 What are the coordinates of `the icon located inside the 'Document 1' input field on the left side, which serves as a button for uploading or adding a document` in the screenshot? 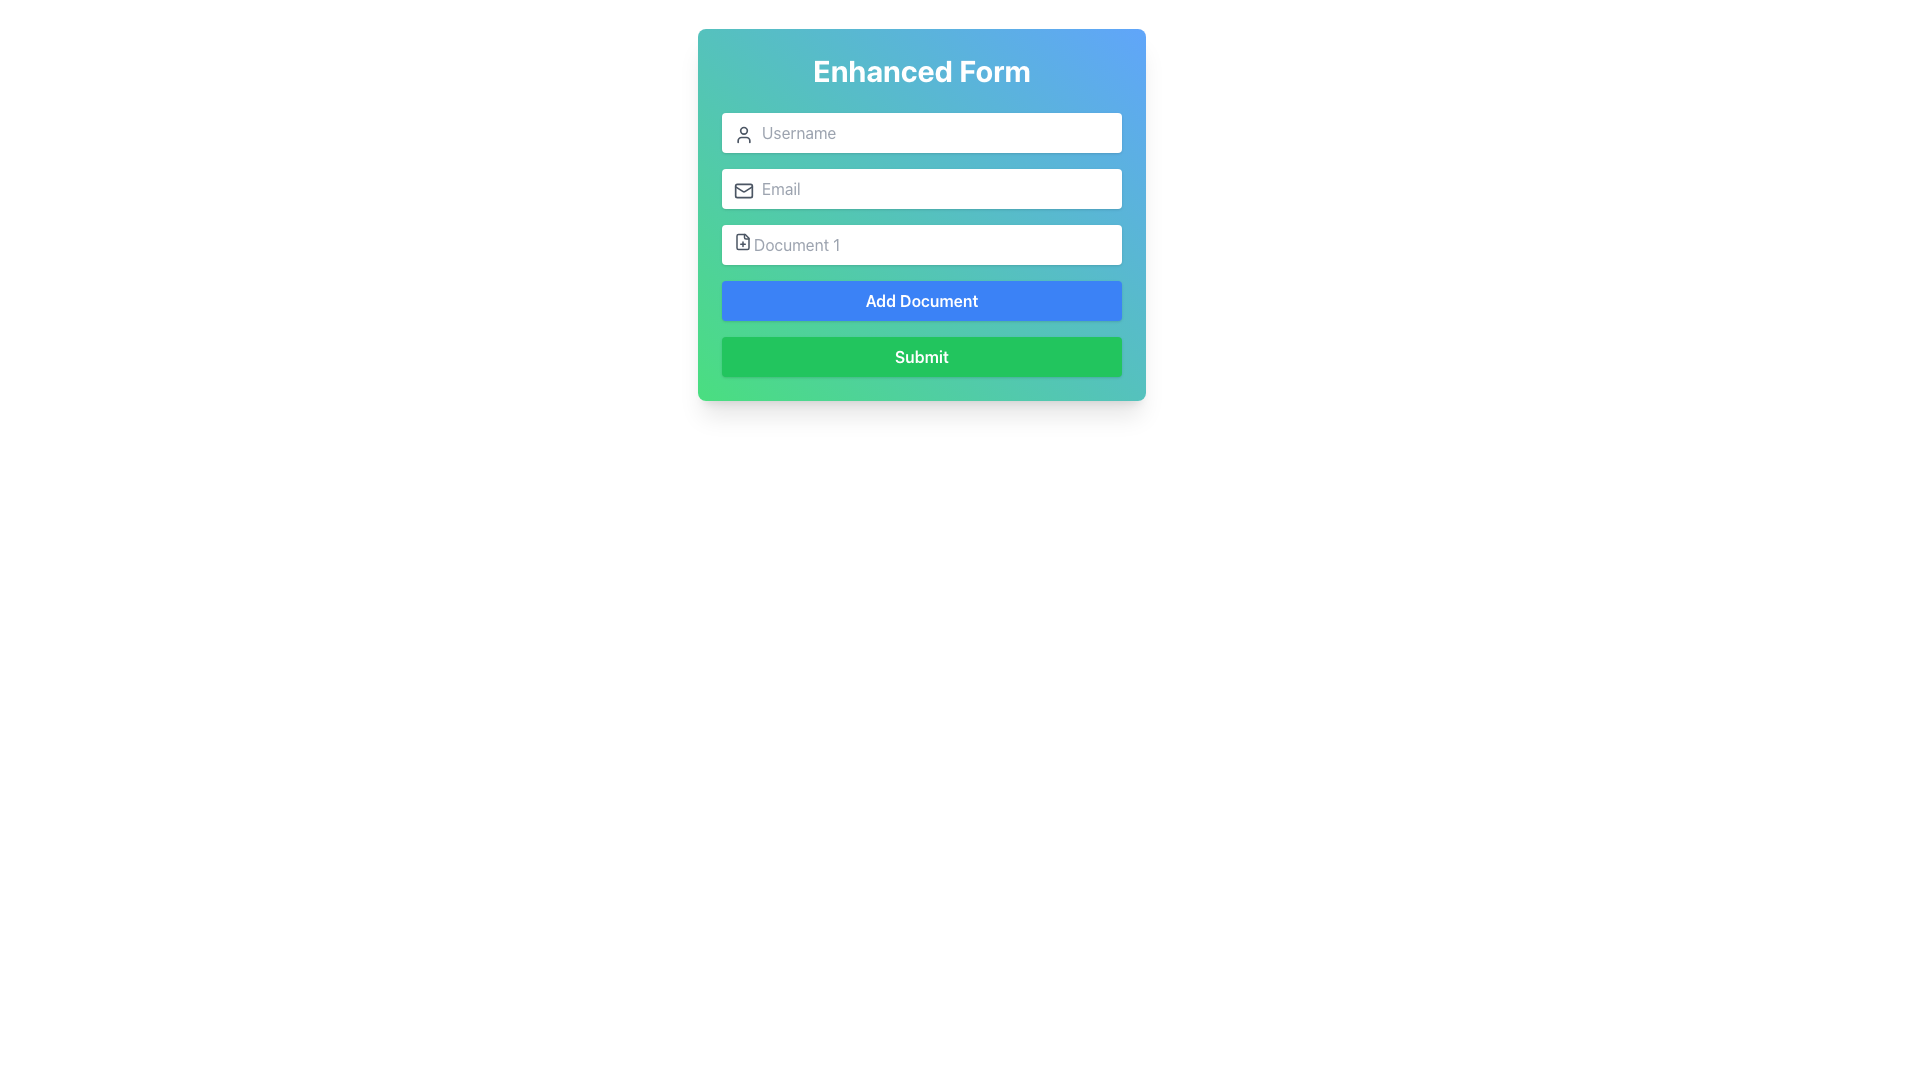 It's located at (742, 241).